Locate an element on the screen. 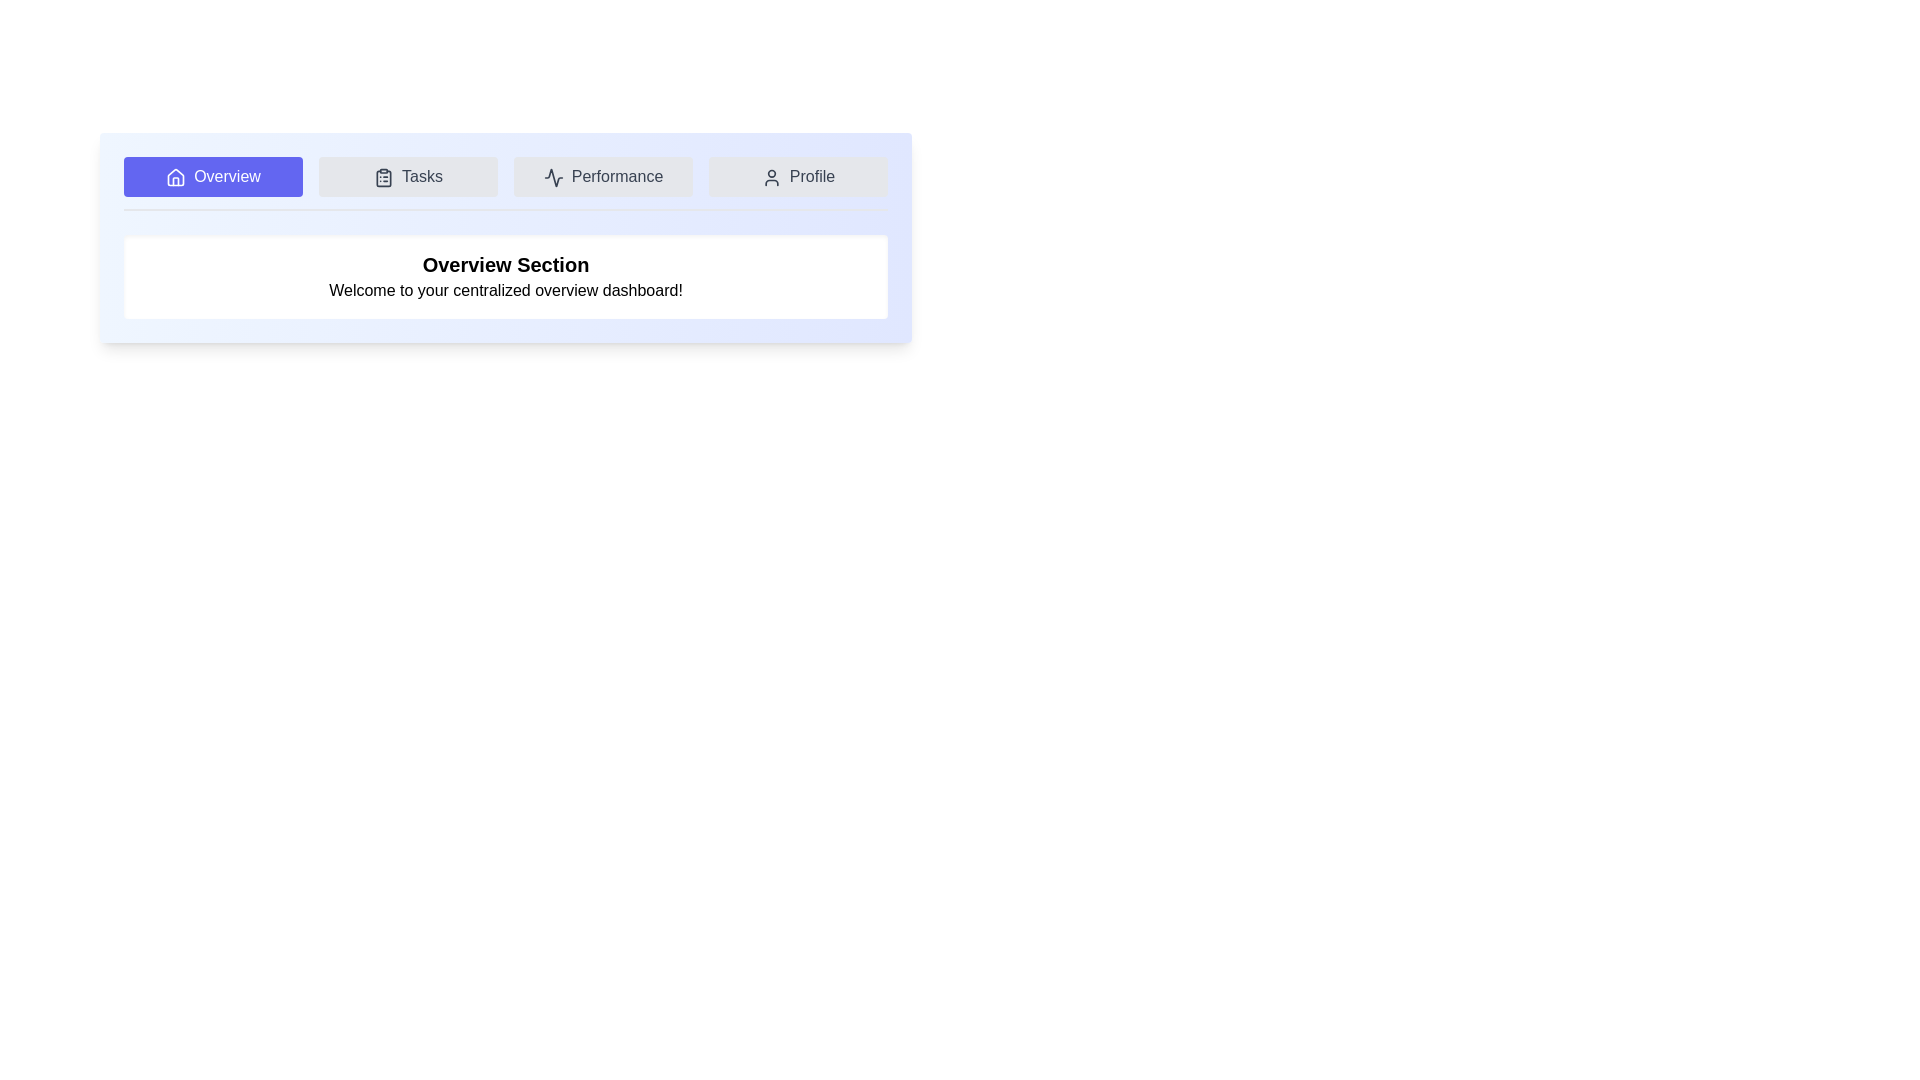 This screenshot has width=1920, height=1080. title text element located at the top-center of the interface, which serves as a heading for the overview section is located at coordinates (505, 264).